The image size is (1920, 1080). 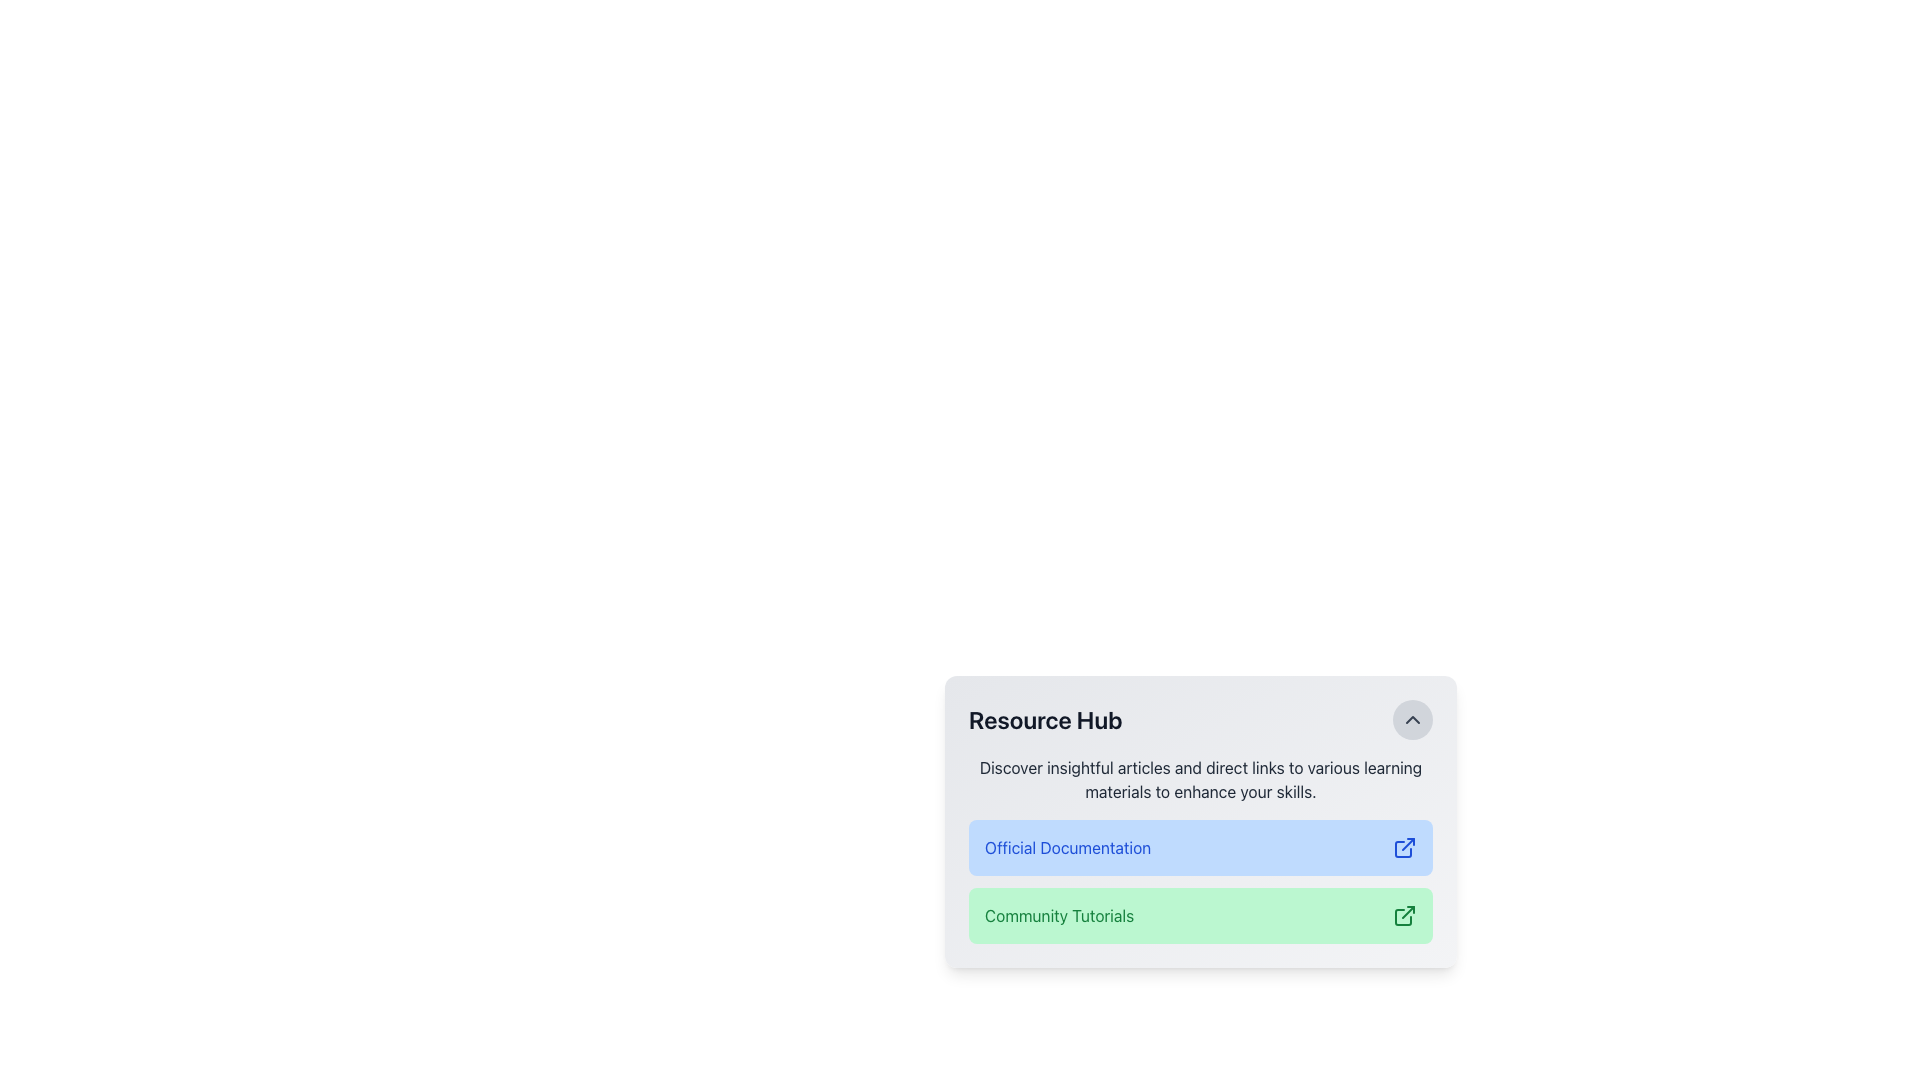 I want to click on the downward facing chevron arrow icon located in the circular button at the top right corner of the 'Resource Hub' card, so click(x=1411, y=720).